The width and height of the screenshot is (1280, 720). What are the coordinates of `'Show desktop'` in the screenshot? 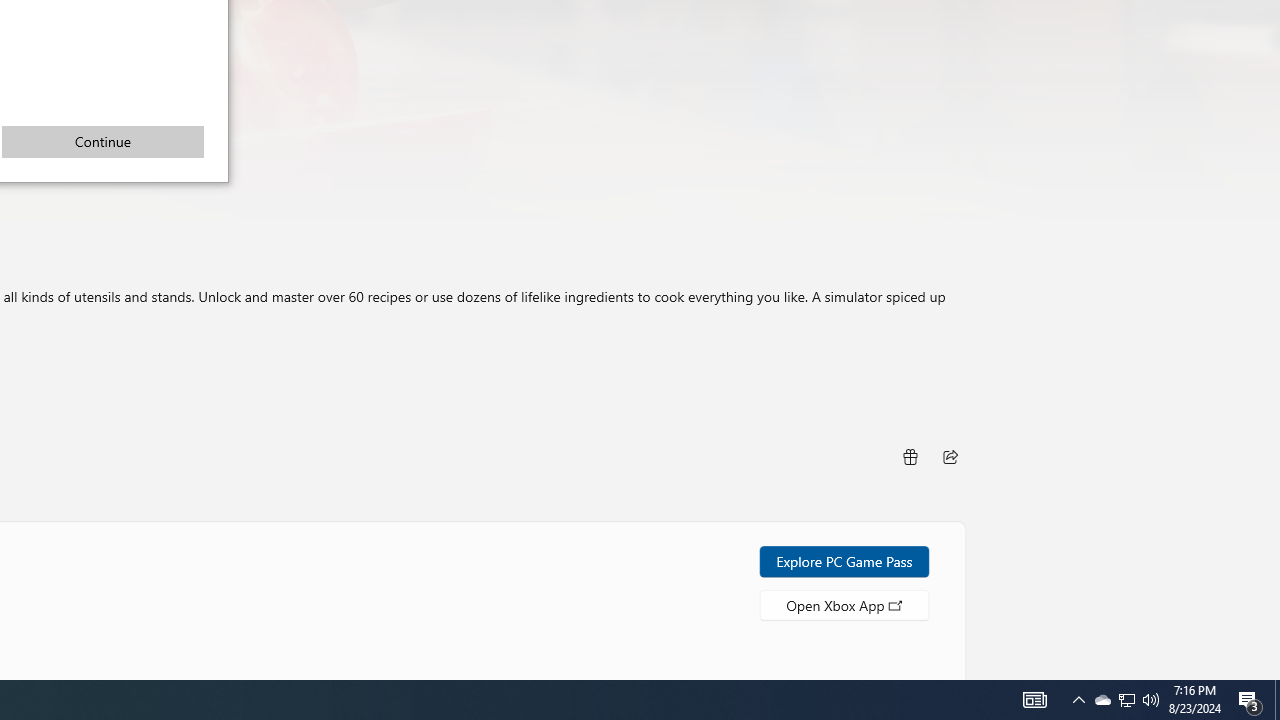 It's located at (1250, 698).